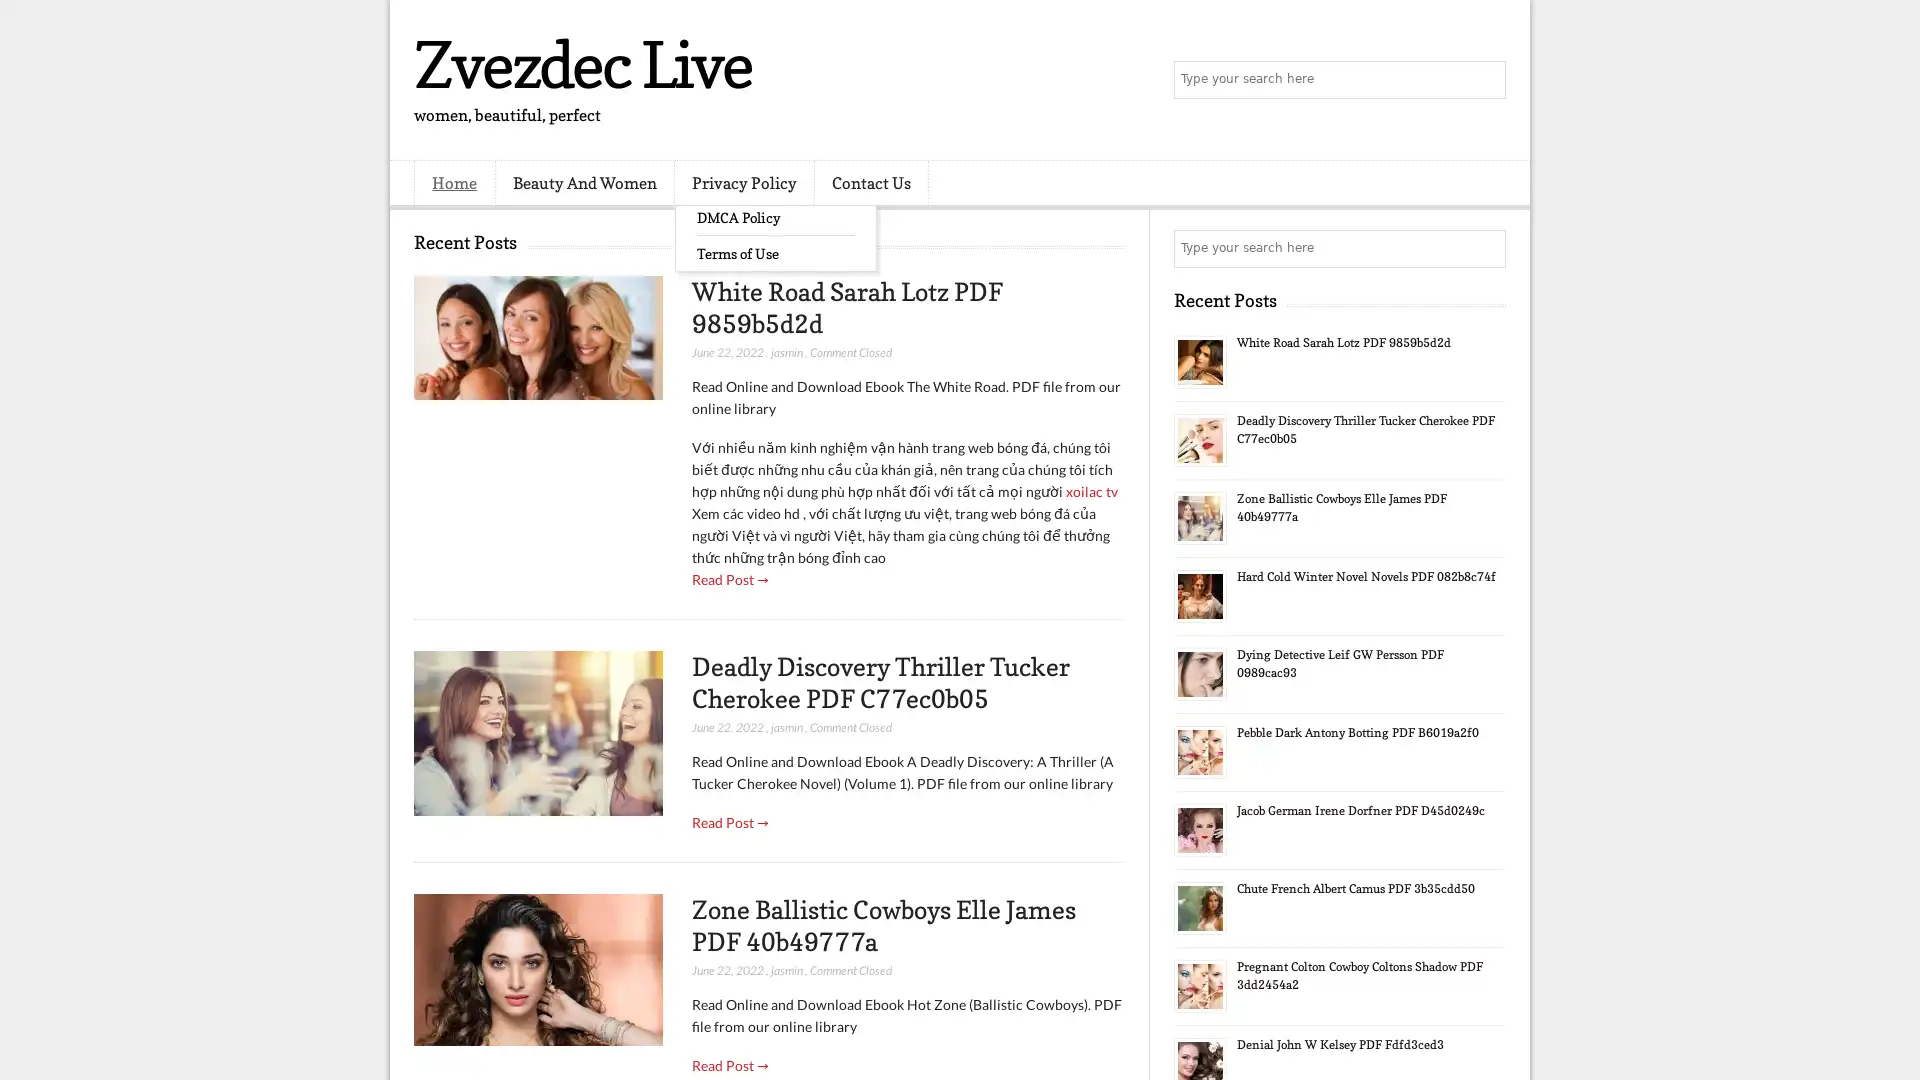 This screenshot has width=1920, height=1080. What do you see at coordinates (1485, 248) in the screenshot?
I see `Search` at bounding box center [1485, 248].